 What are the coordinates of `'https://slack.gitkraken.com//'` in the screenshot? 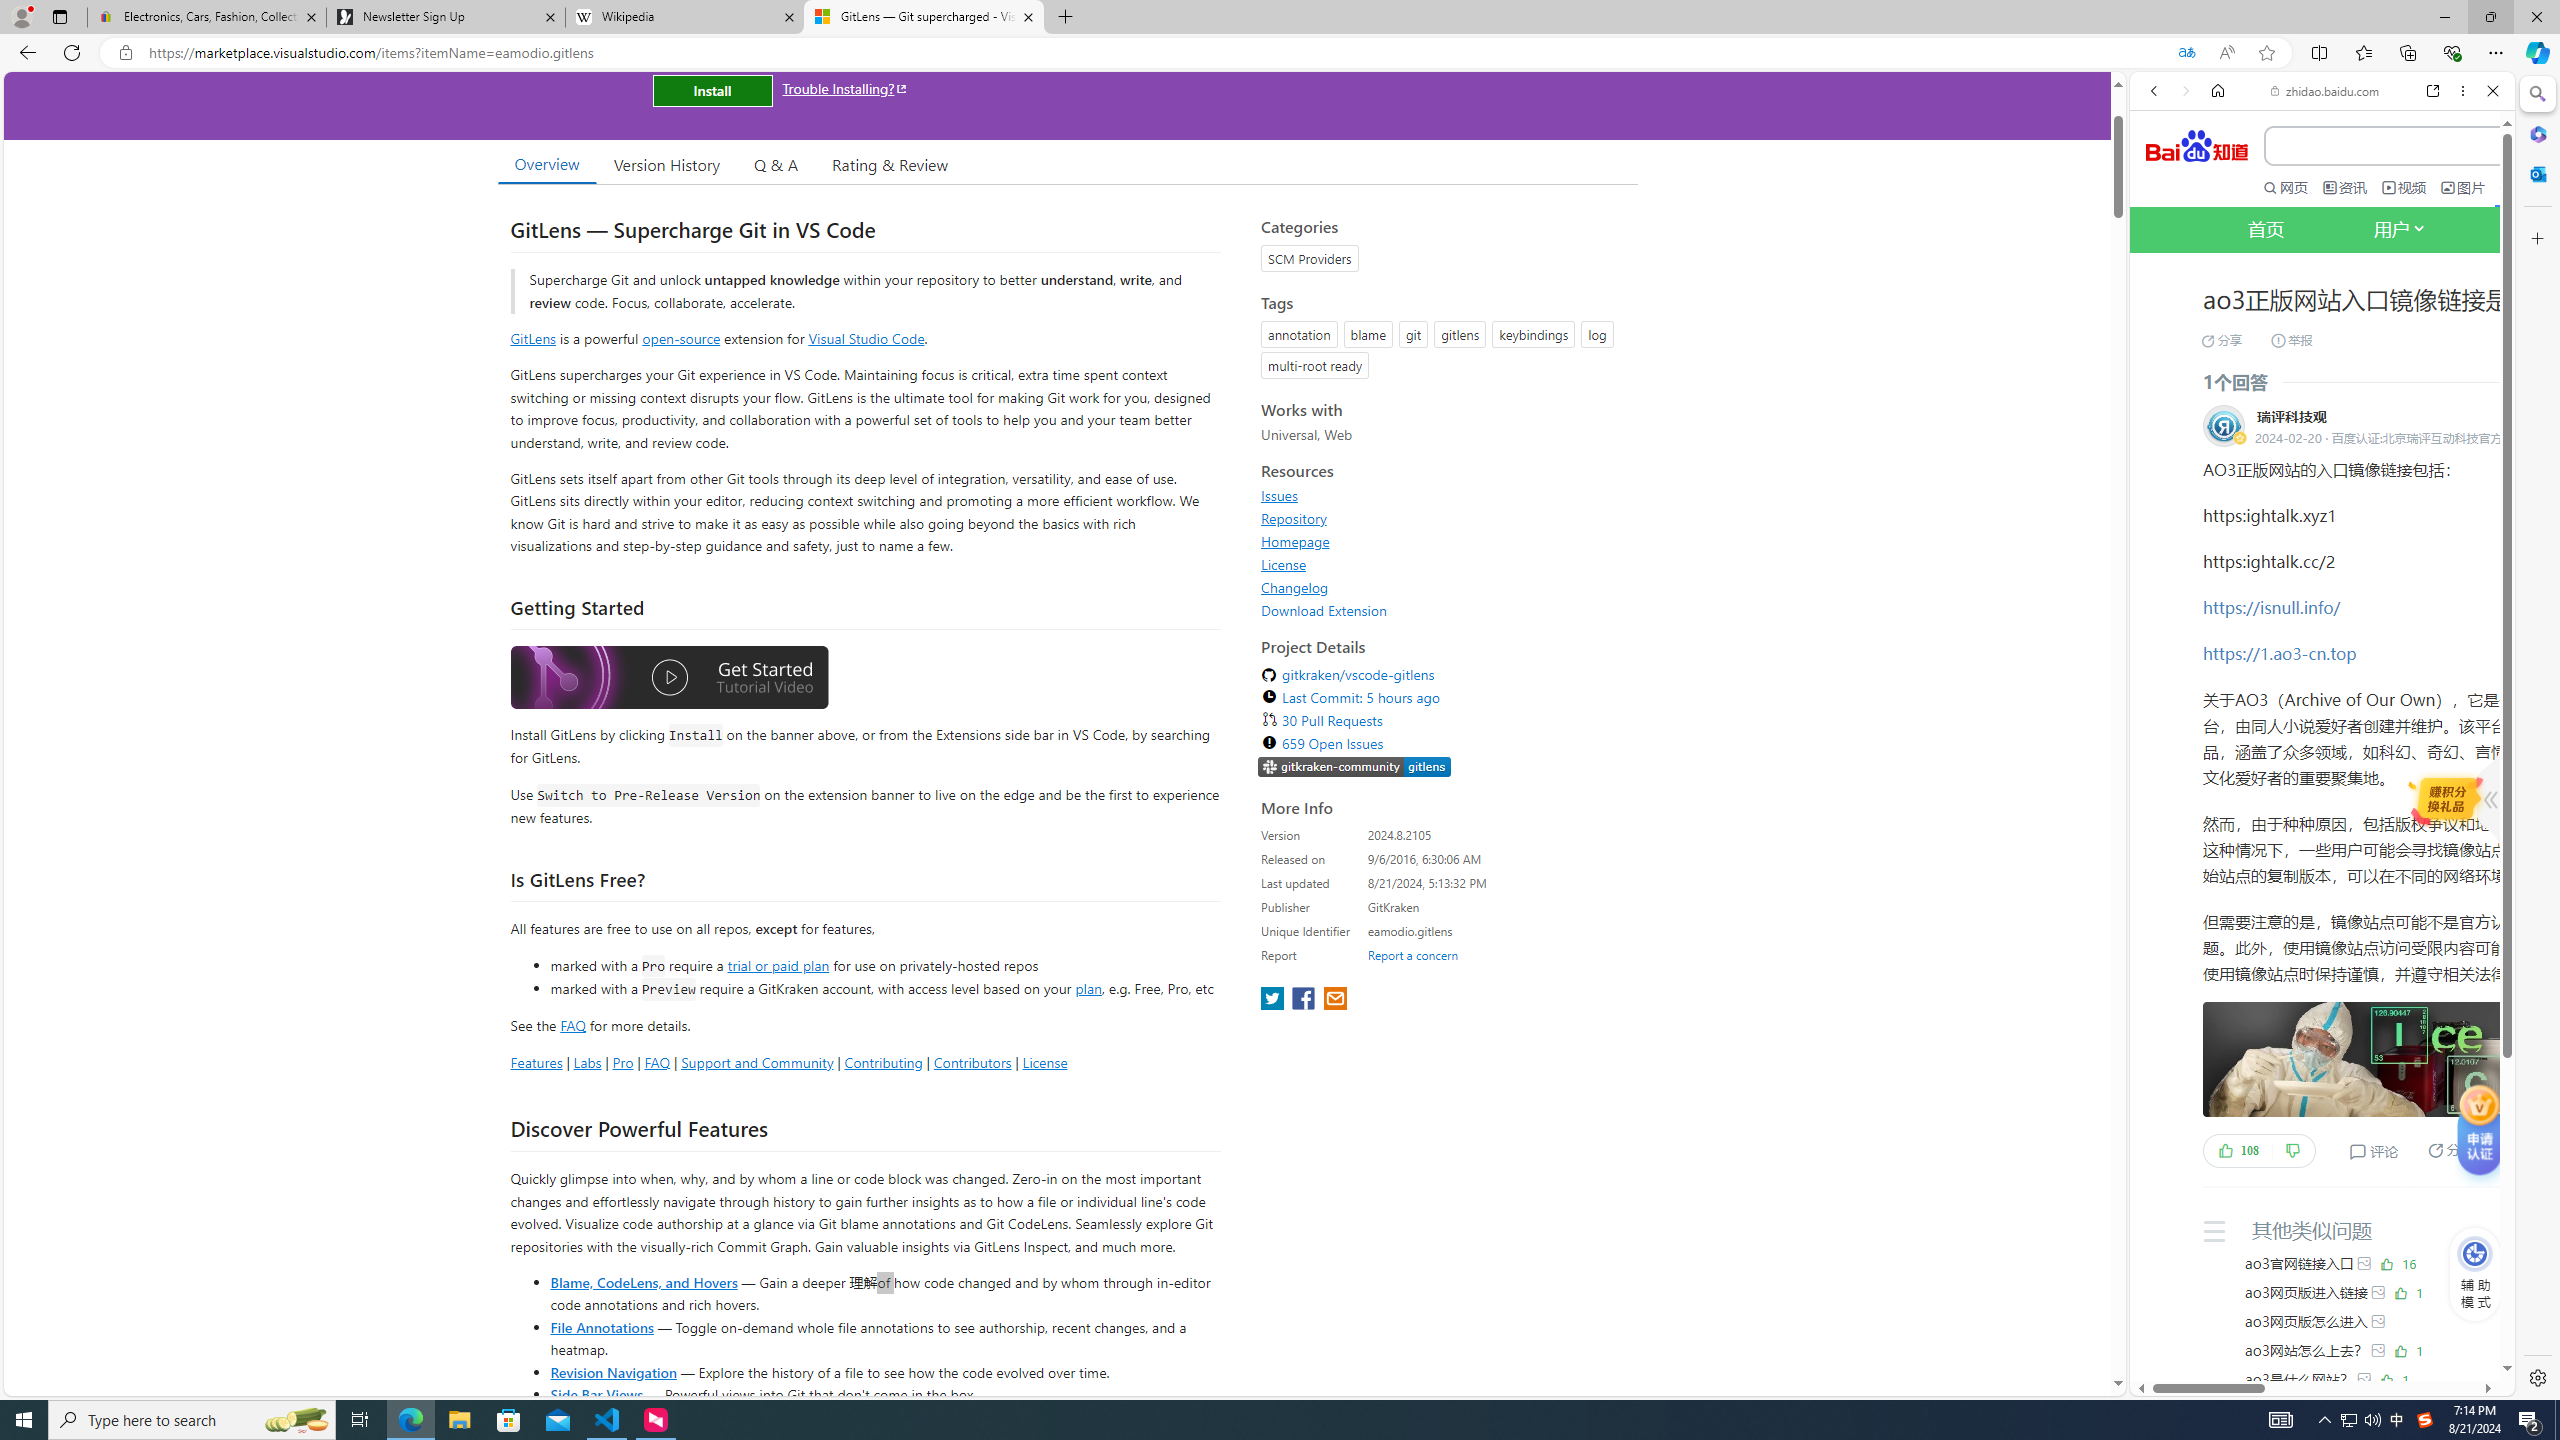 It's located at (1353, 767).